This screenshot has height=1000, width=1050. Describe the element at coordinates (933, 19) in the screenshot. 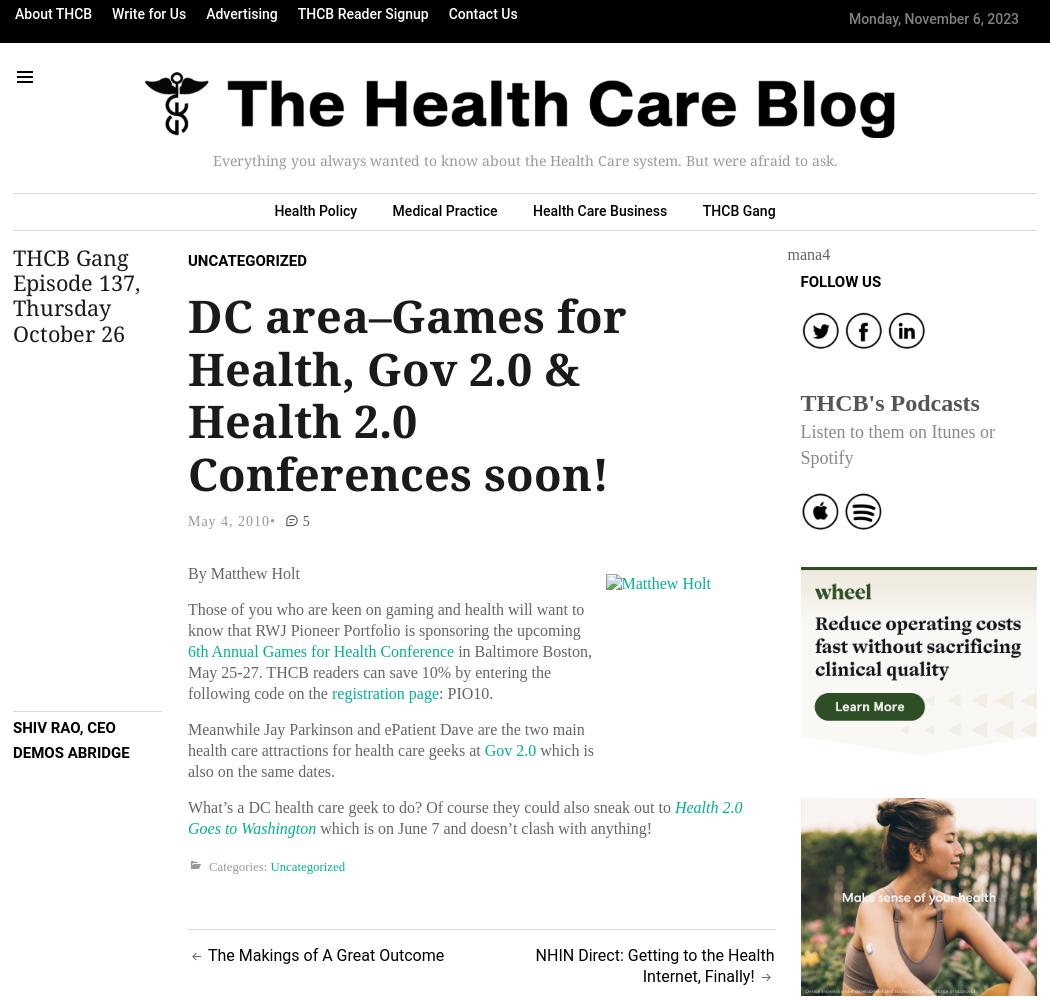

I see `'Monday, November 6, 2023'` at that location.